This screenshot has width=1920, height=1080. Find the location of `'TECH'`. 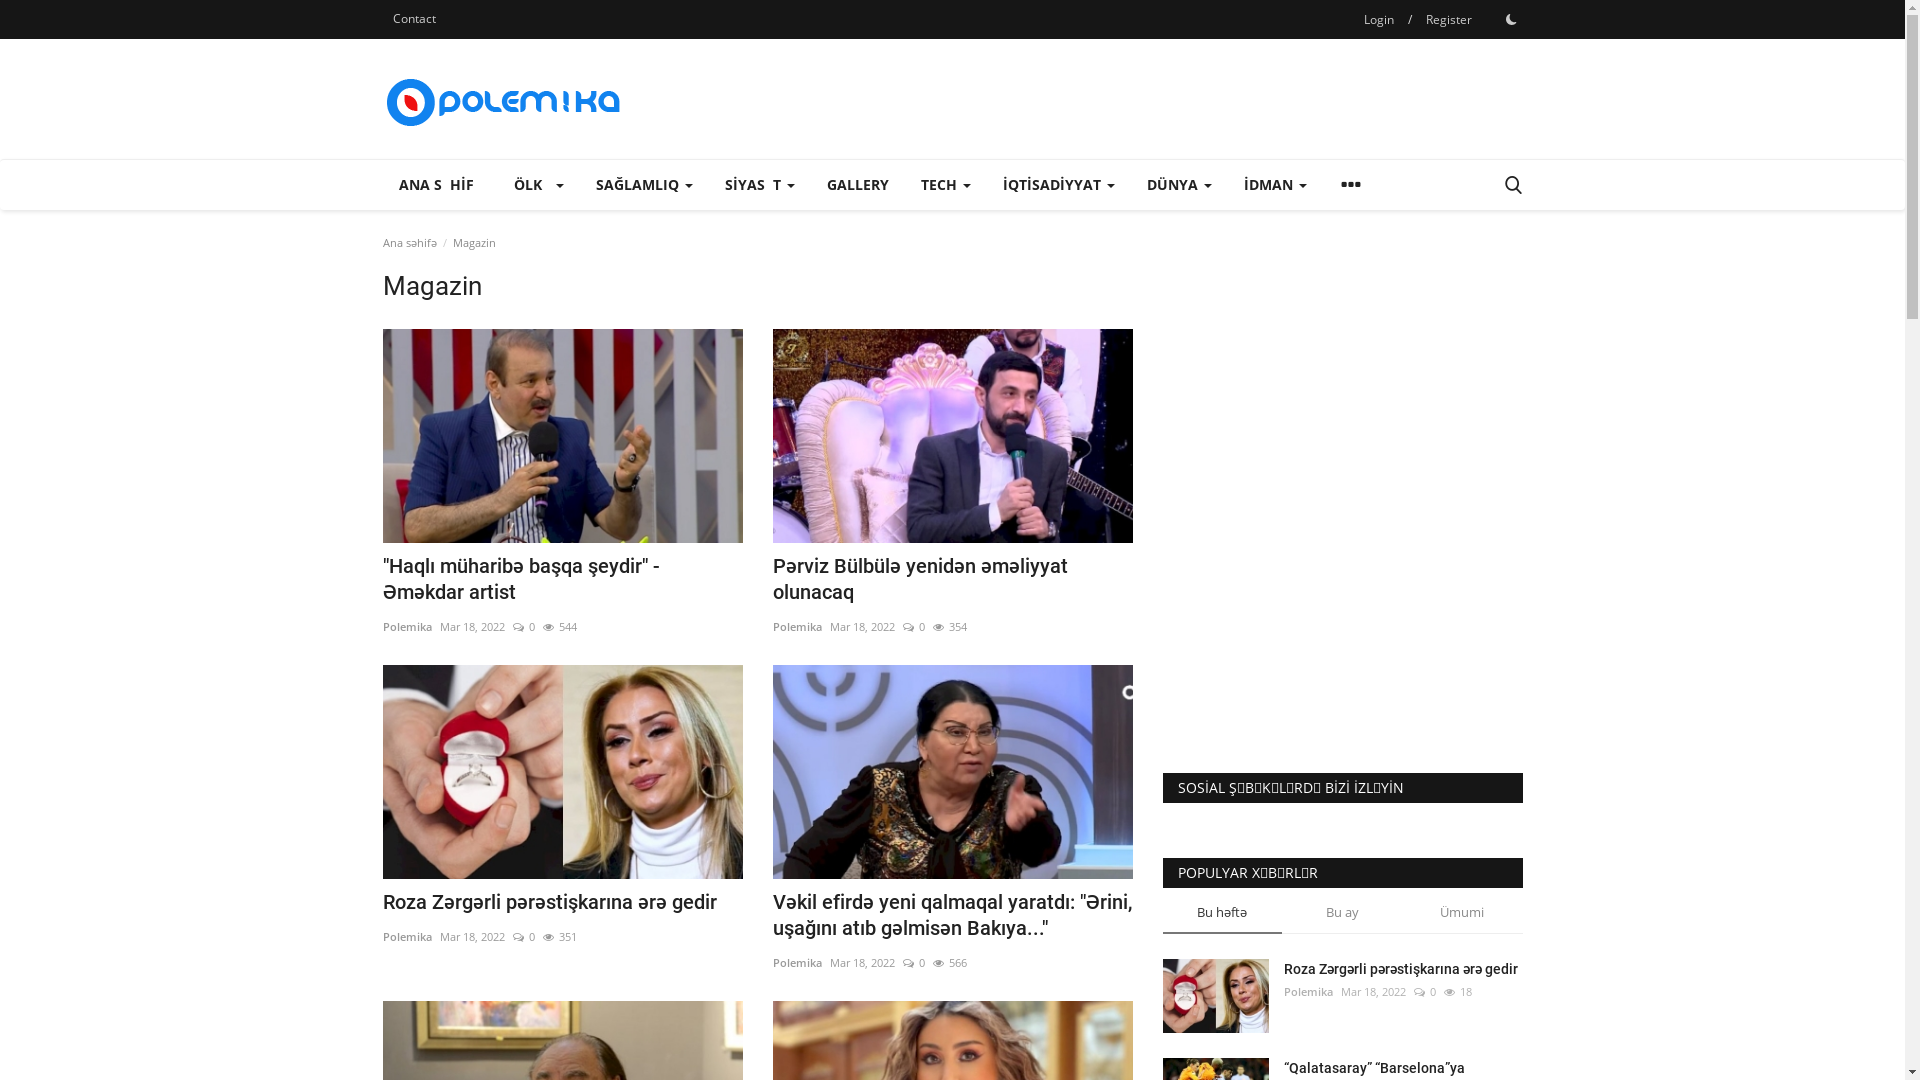

'TECH' is located at coordinates (944, 185).